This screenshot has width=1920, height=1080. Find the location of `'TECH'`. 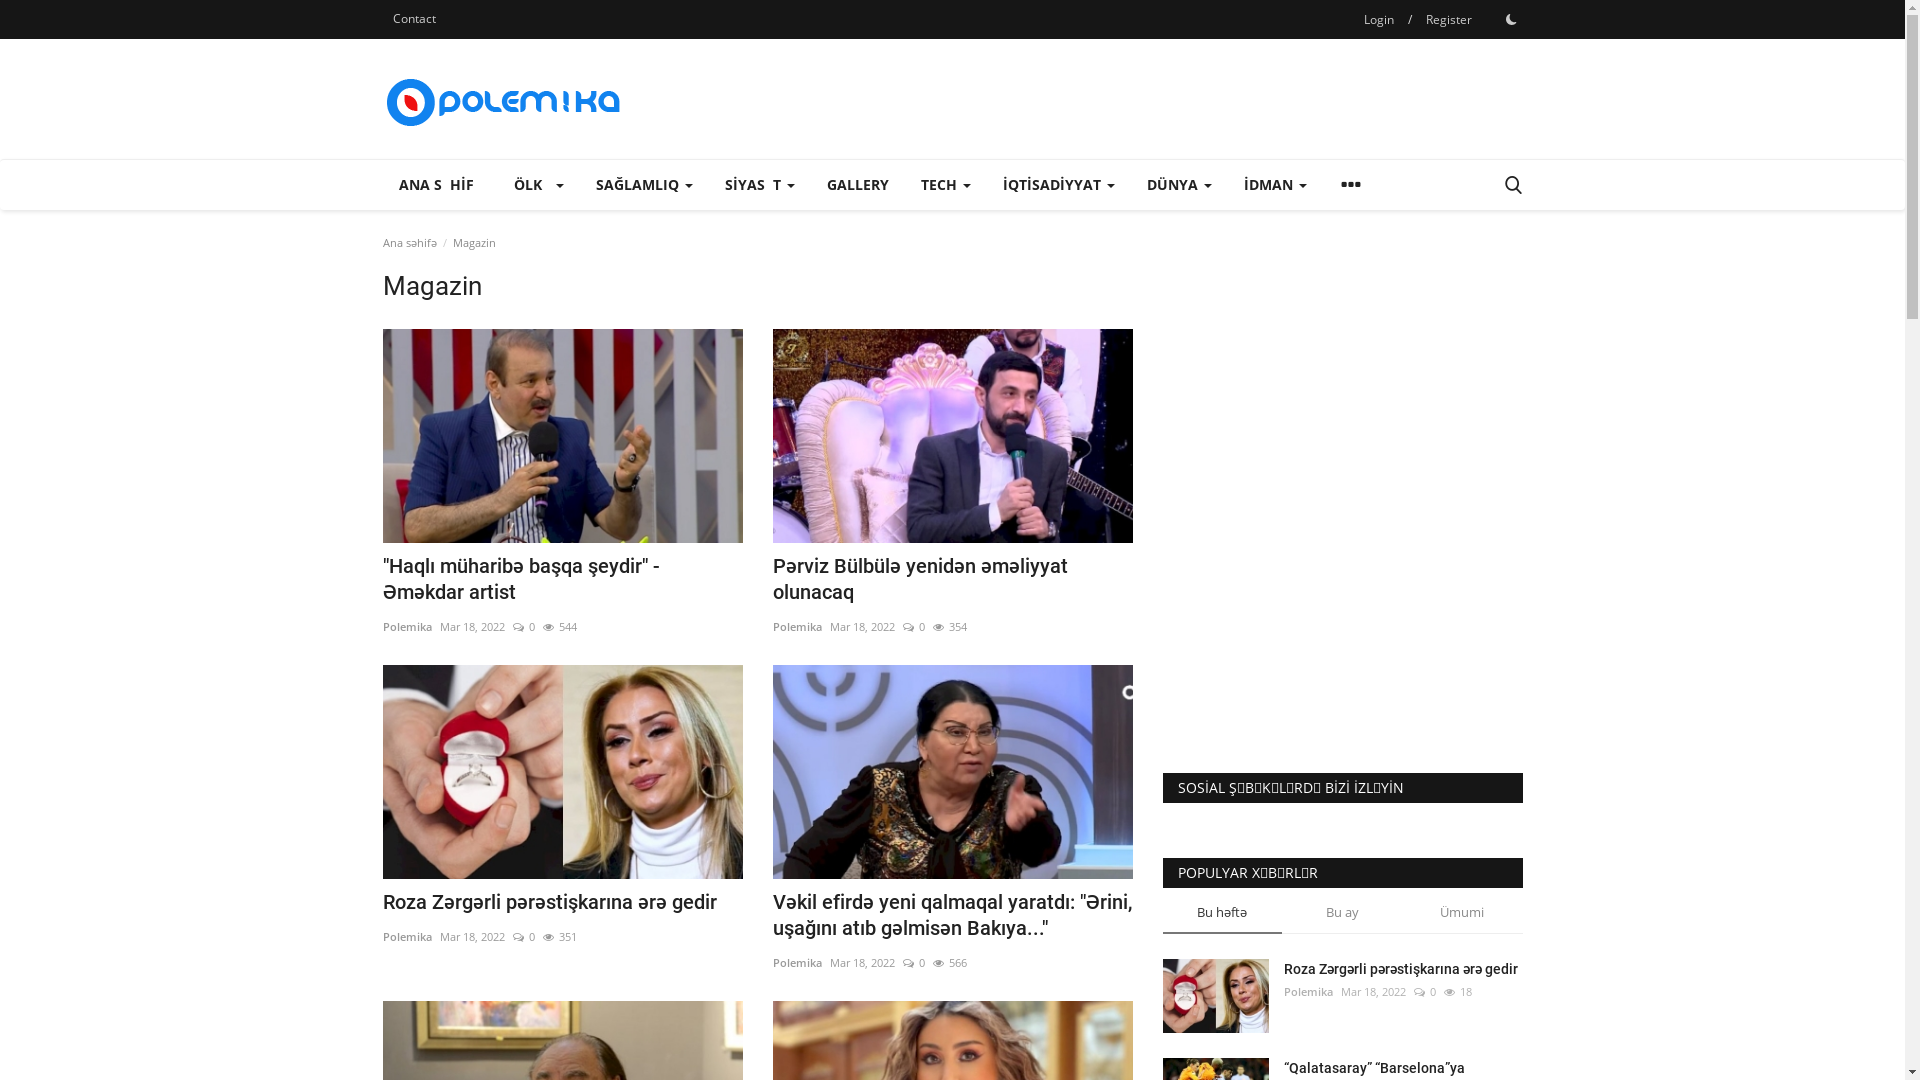

'TECH' is located at coordinates (944, 185).